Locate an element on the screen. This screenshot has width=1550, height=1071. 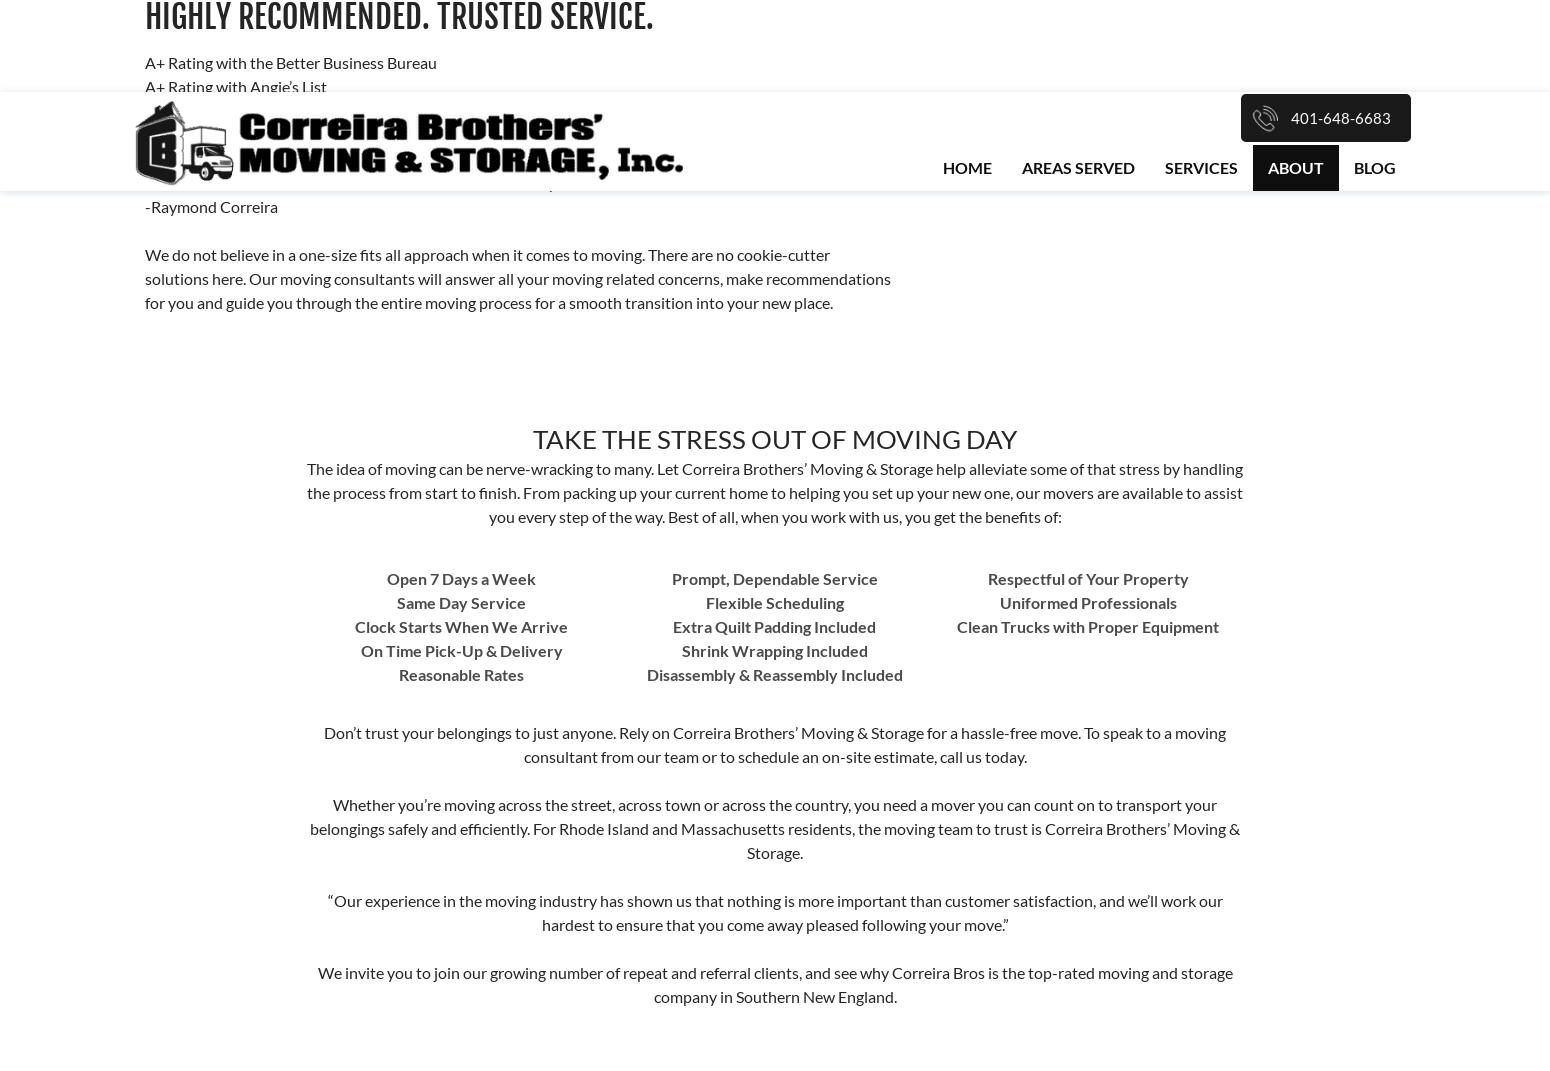
'Residential' is located at coordinates (838, 402).